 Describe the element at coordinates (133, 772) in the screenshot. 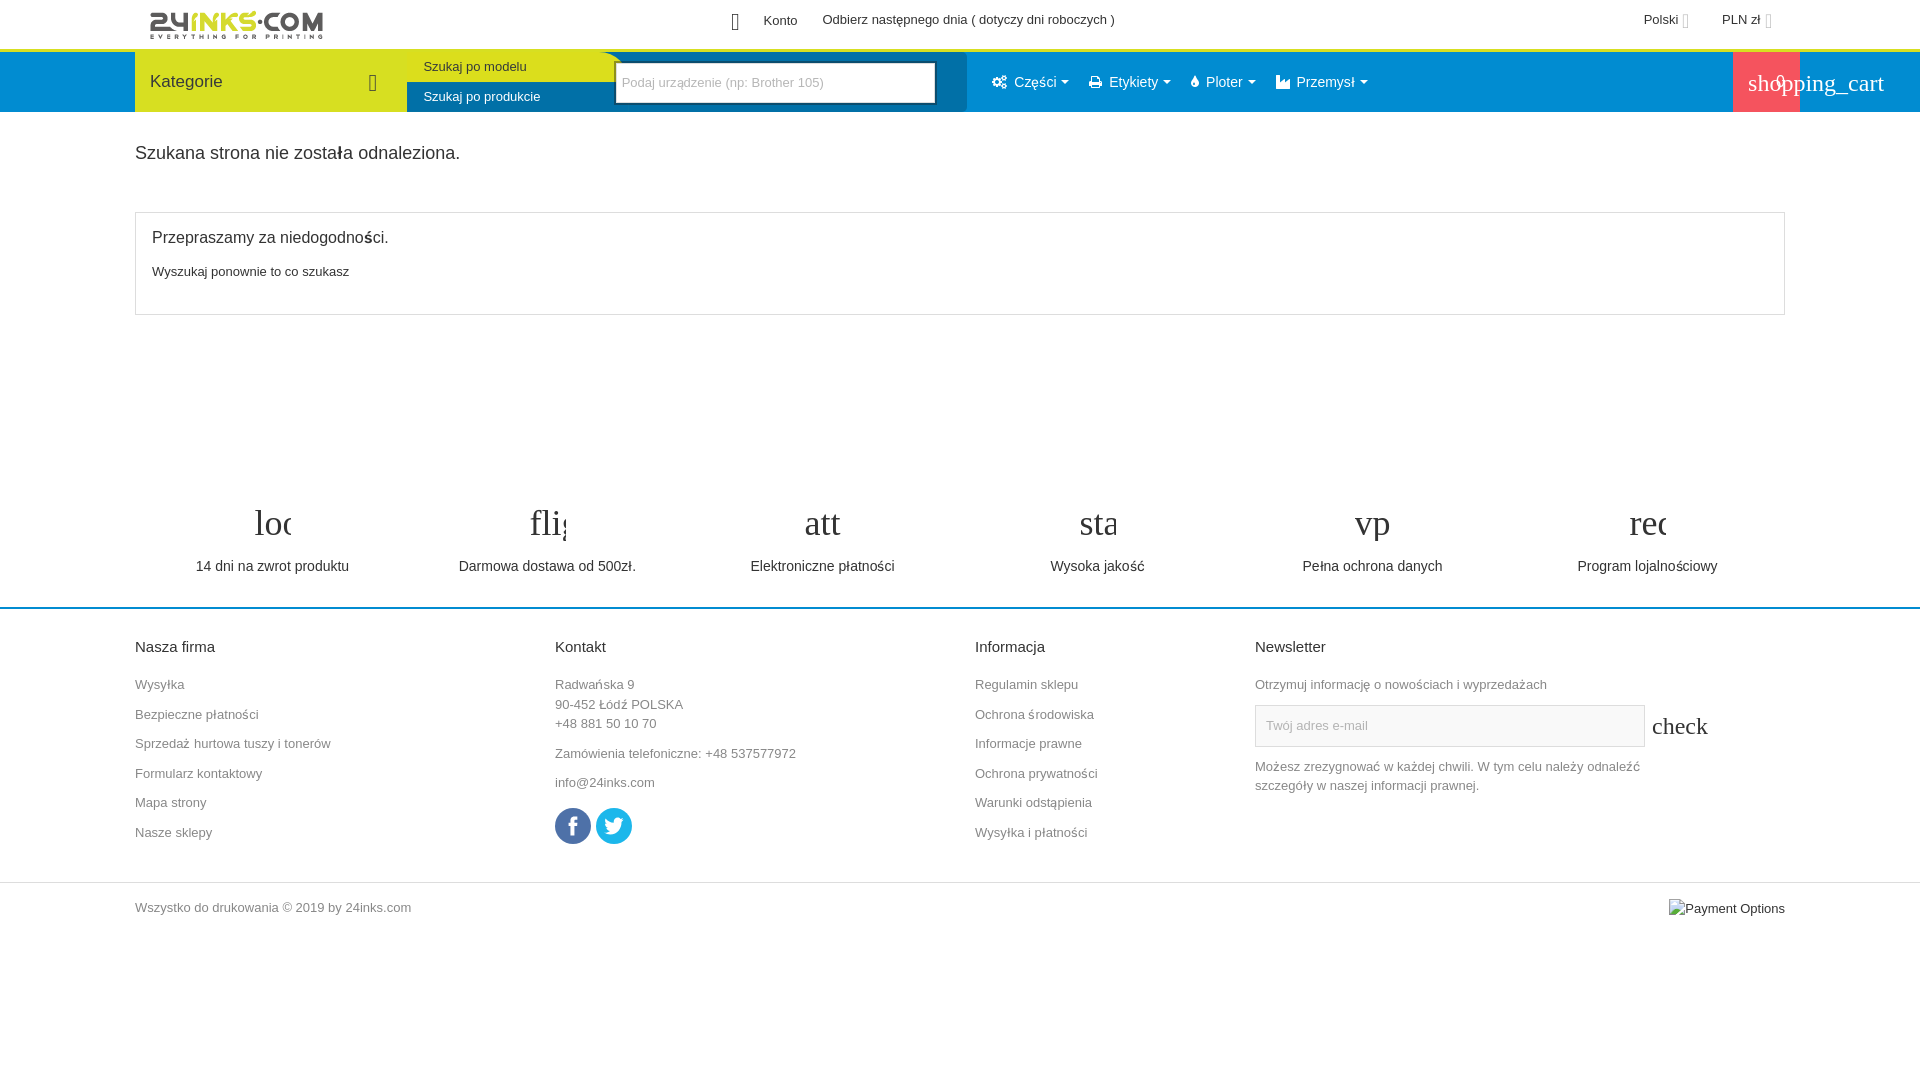

I see `'Formularz kontaktowy'` at that location.